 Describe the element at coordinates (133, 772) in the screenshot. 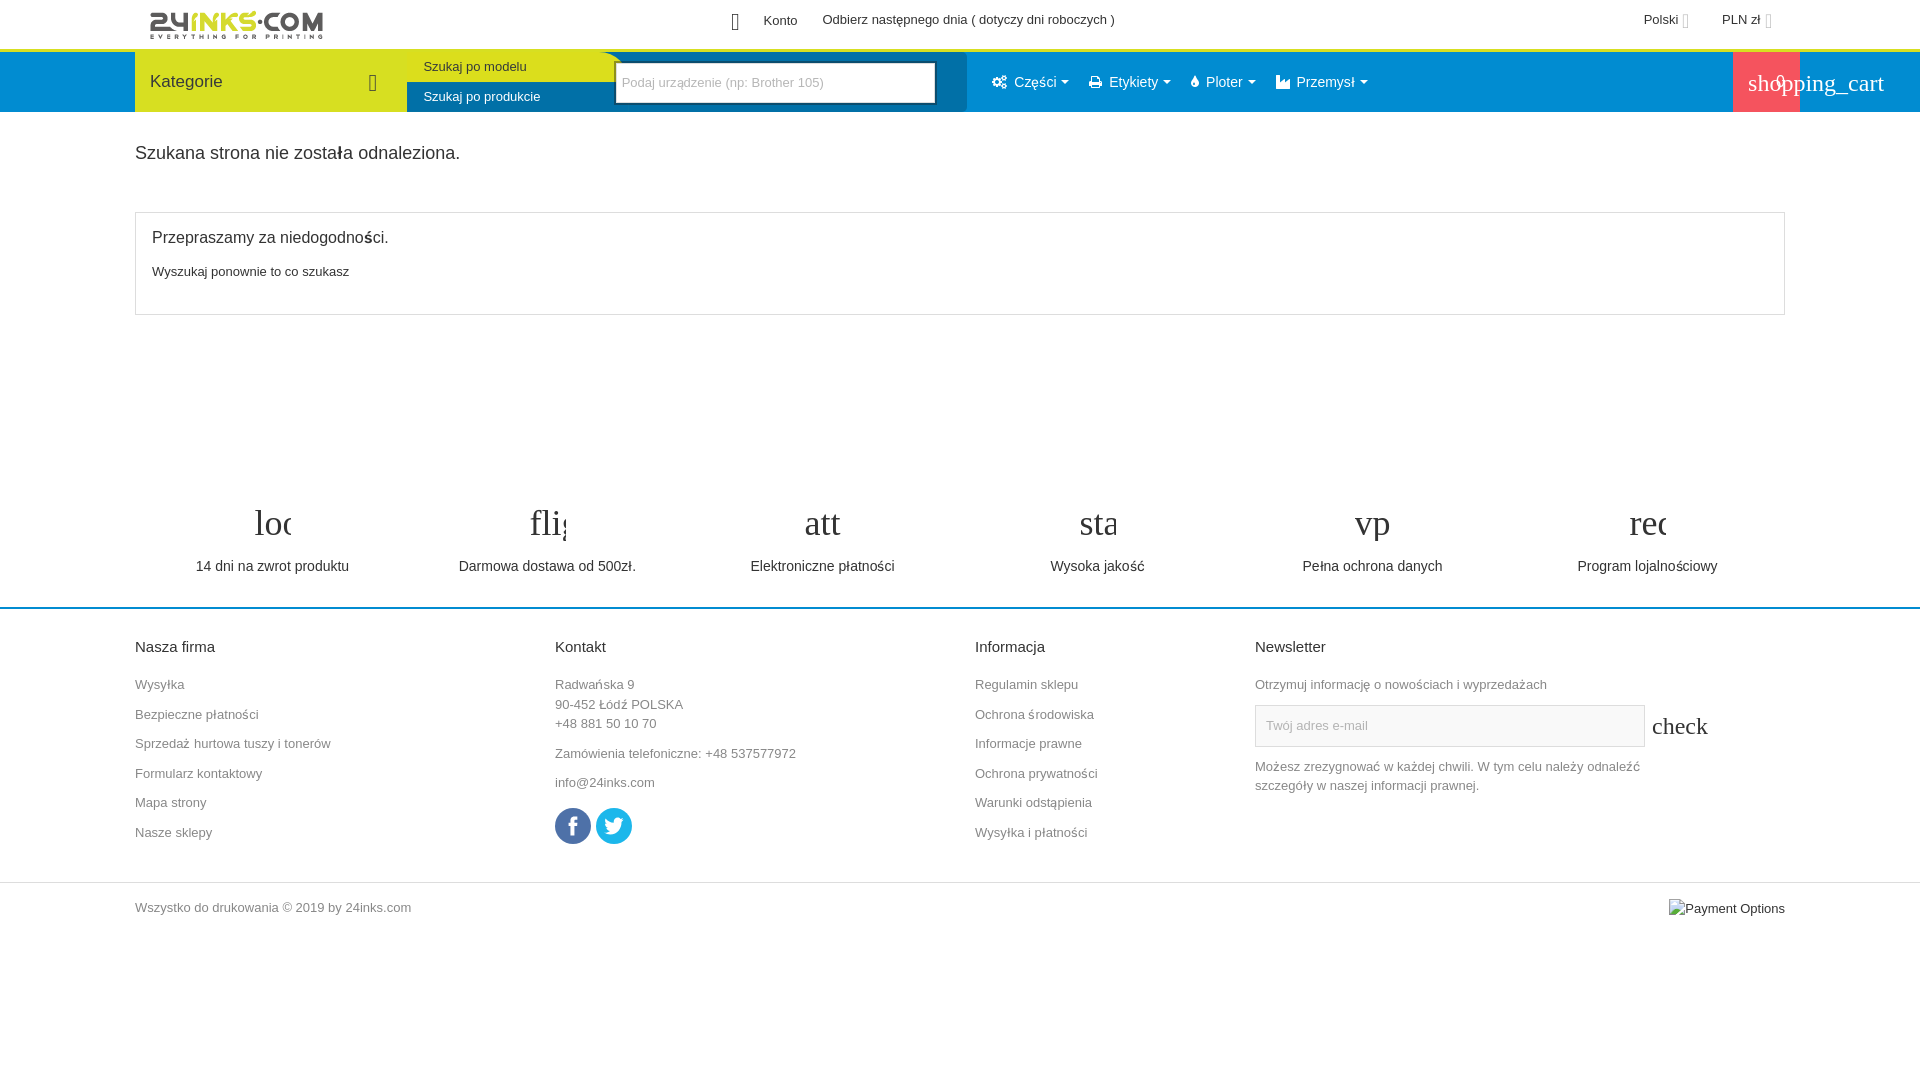

I see `'Formularz kontaktowy'` at that location.